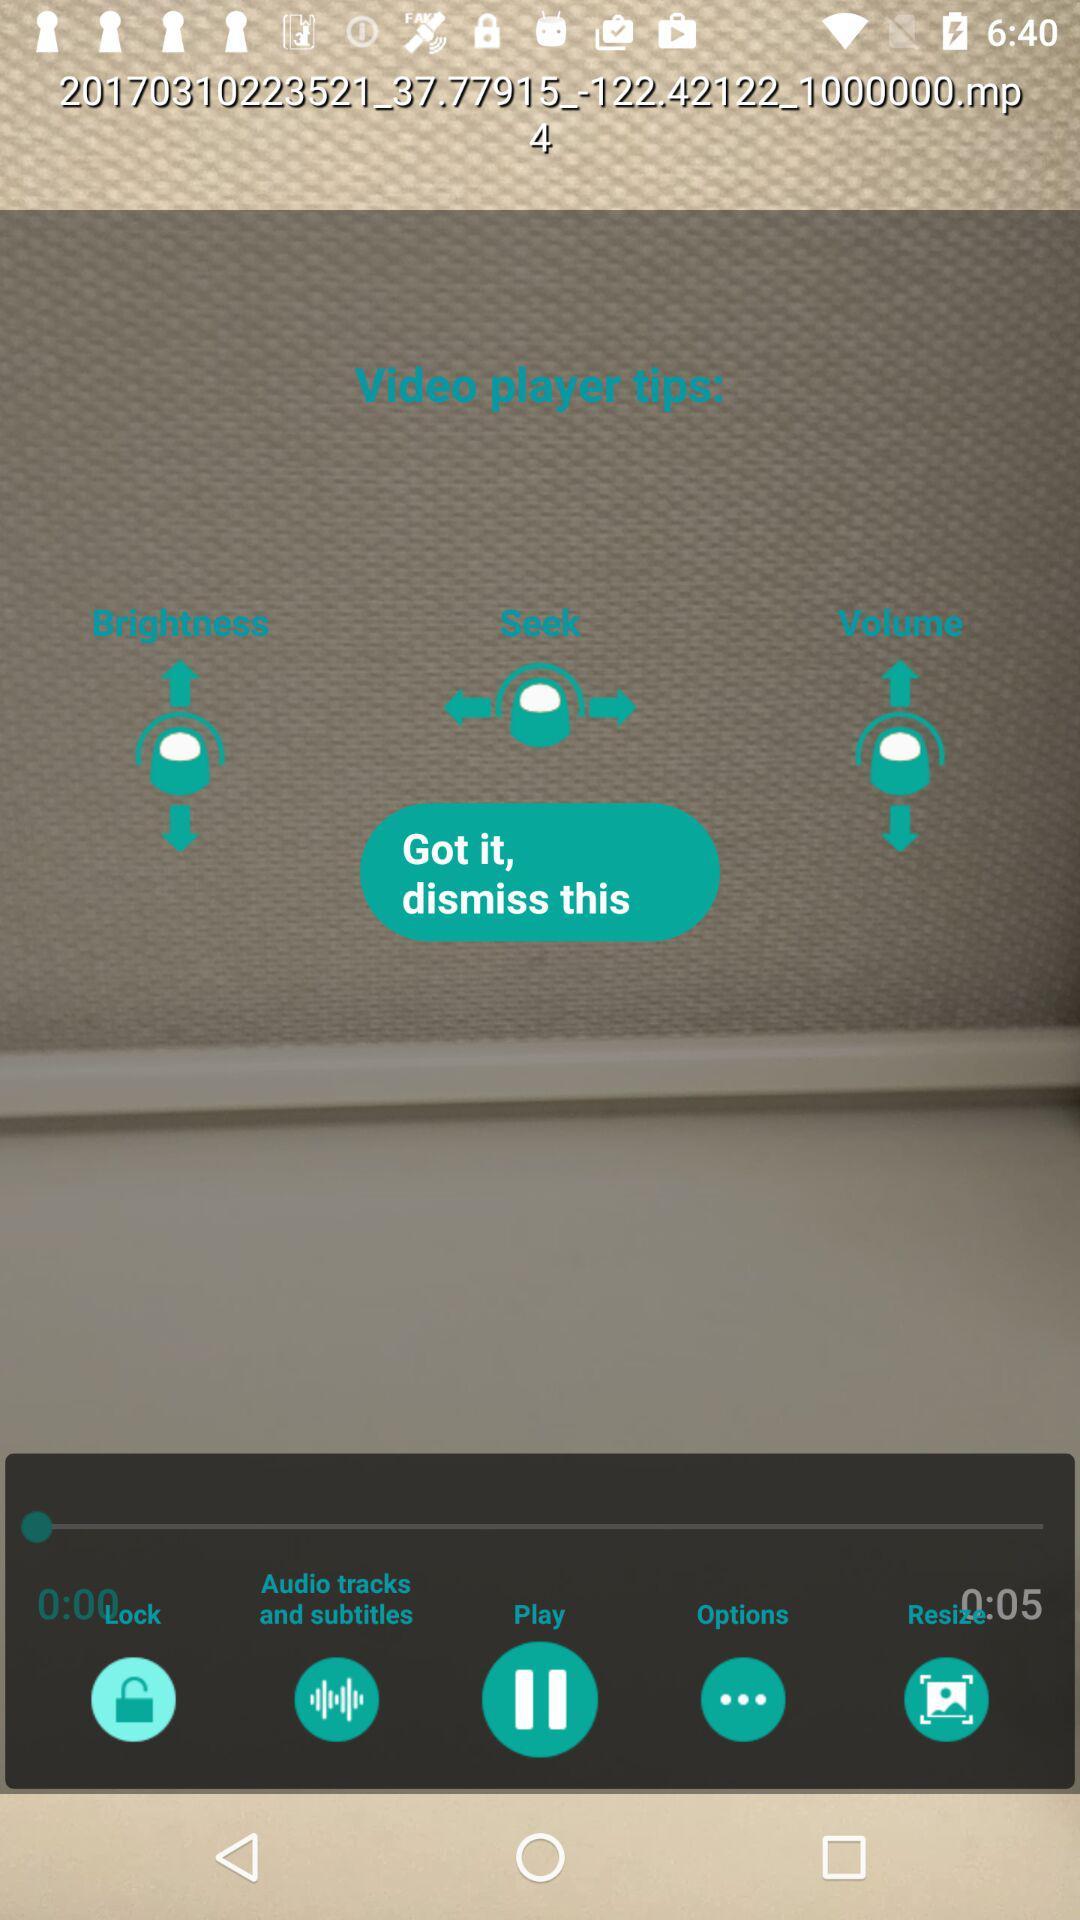  I want to click on stop playing, so click(538, 1698).